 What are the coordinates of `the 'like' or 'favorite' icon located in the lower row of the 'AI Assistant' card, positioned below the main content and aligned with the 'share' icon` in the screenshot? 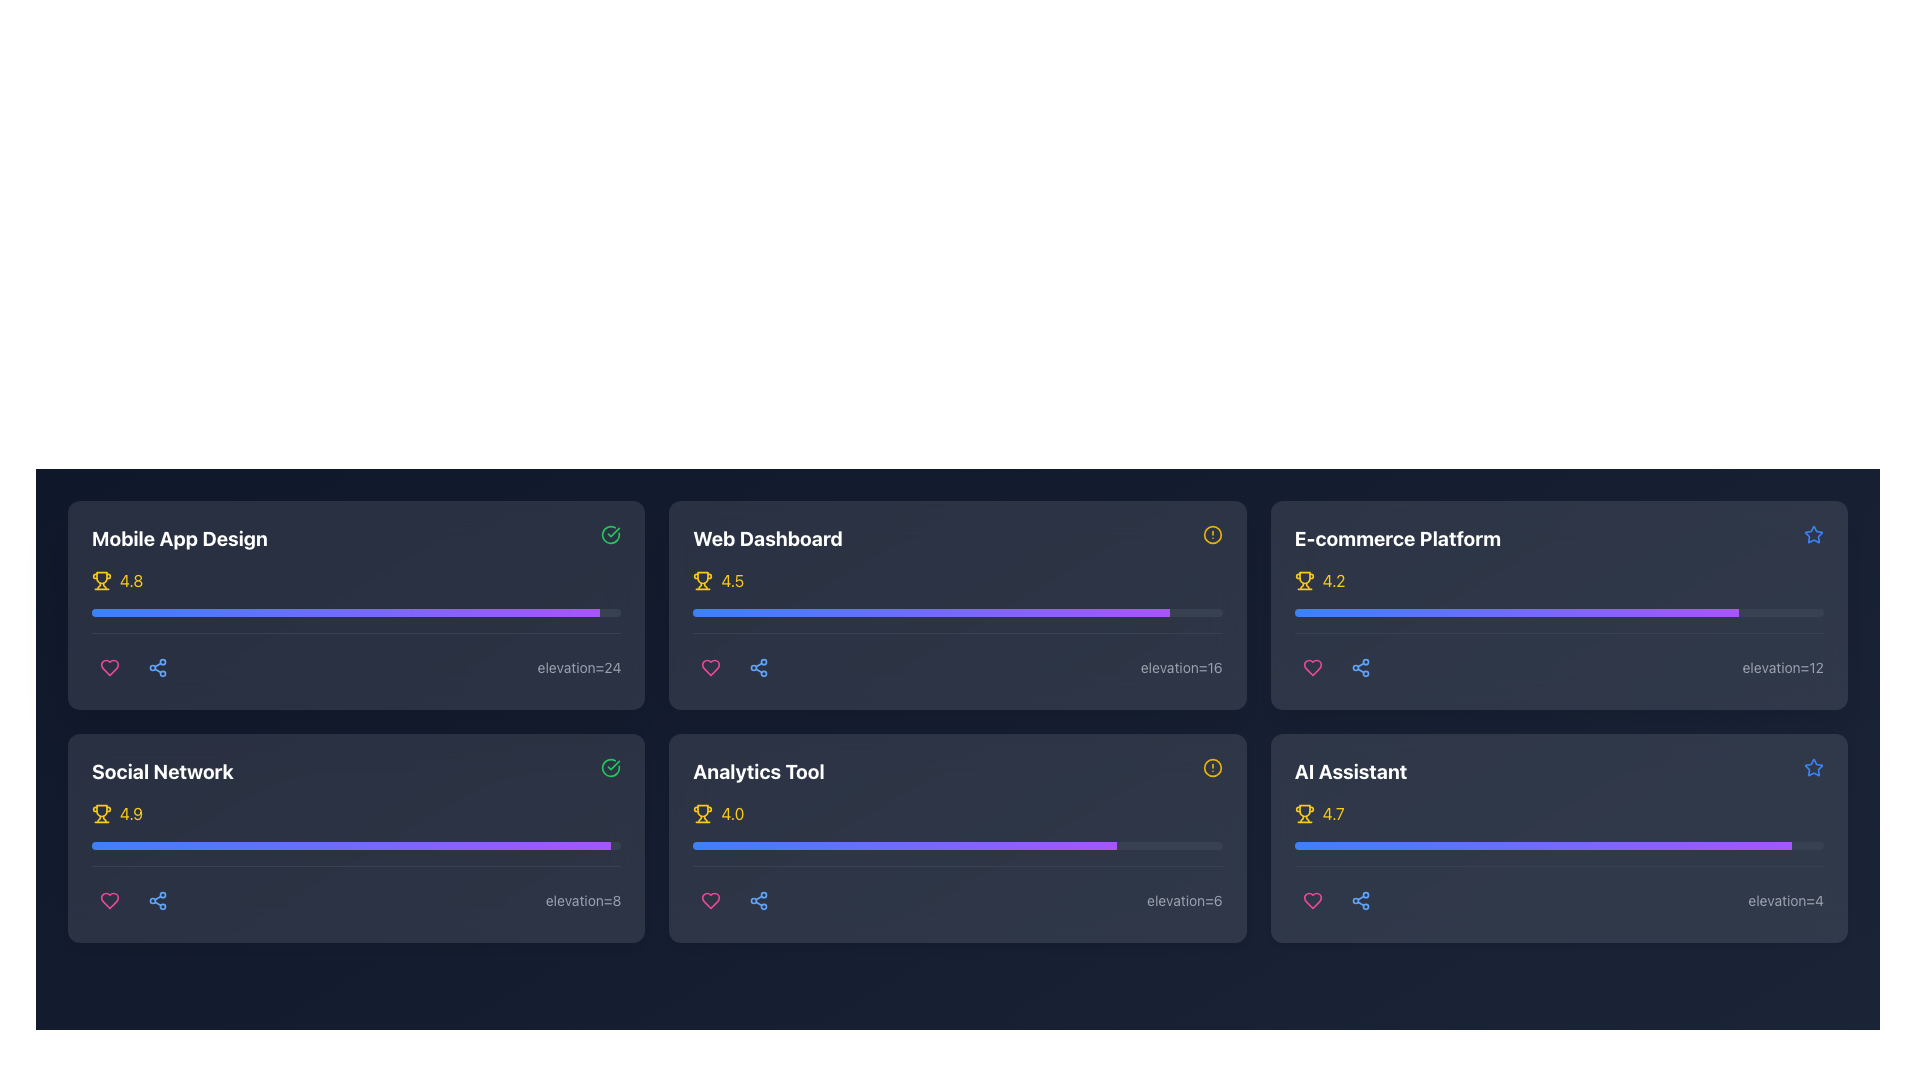 It's located at (1312, 901).